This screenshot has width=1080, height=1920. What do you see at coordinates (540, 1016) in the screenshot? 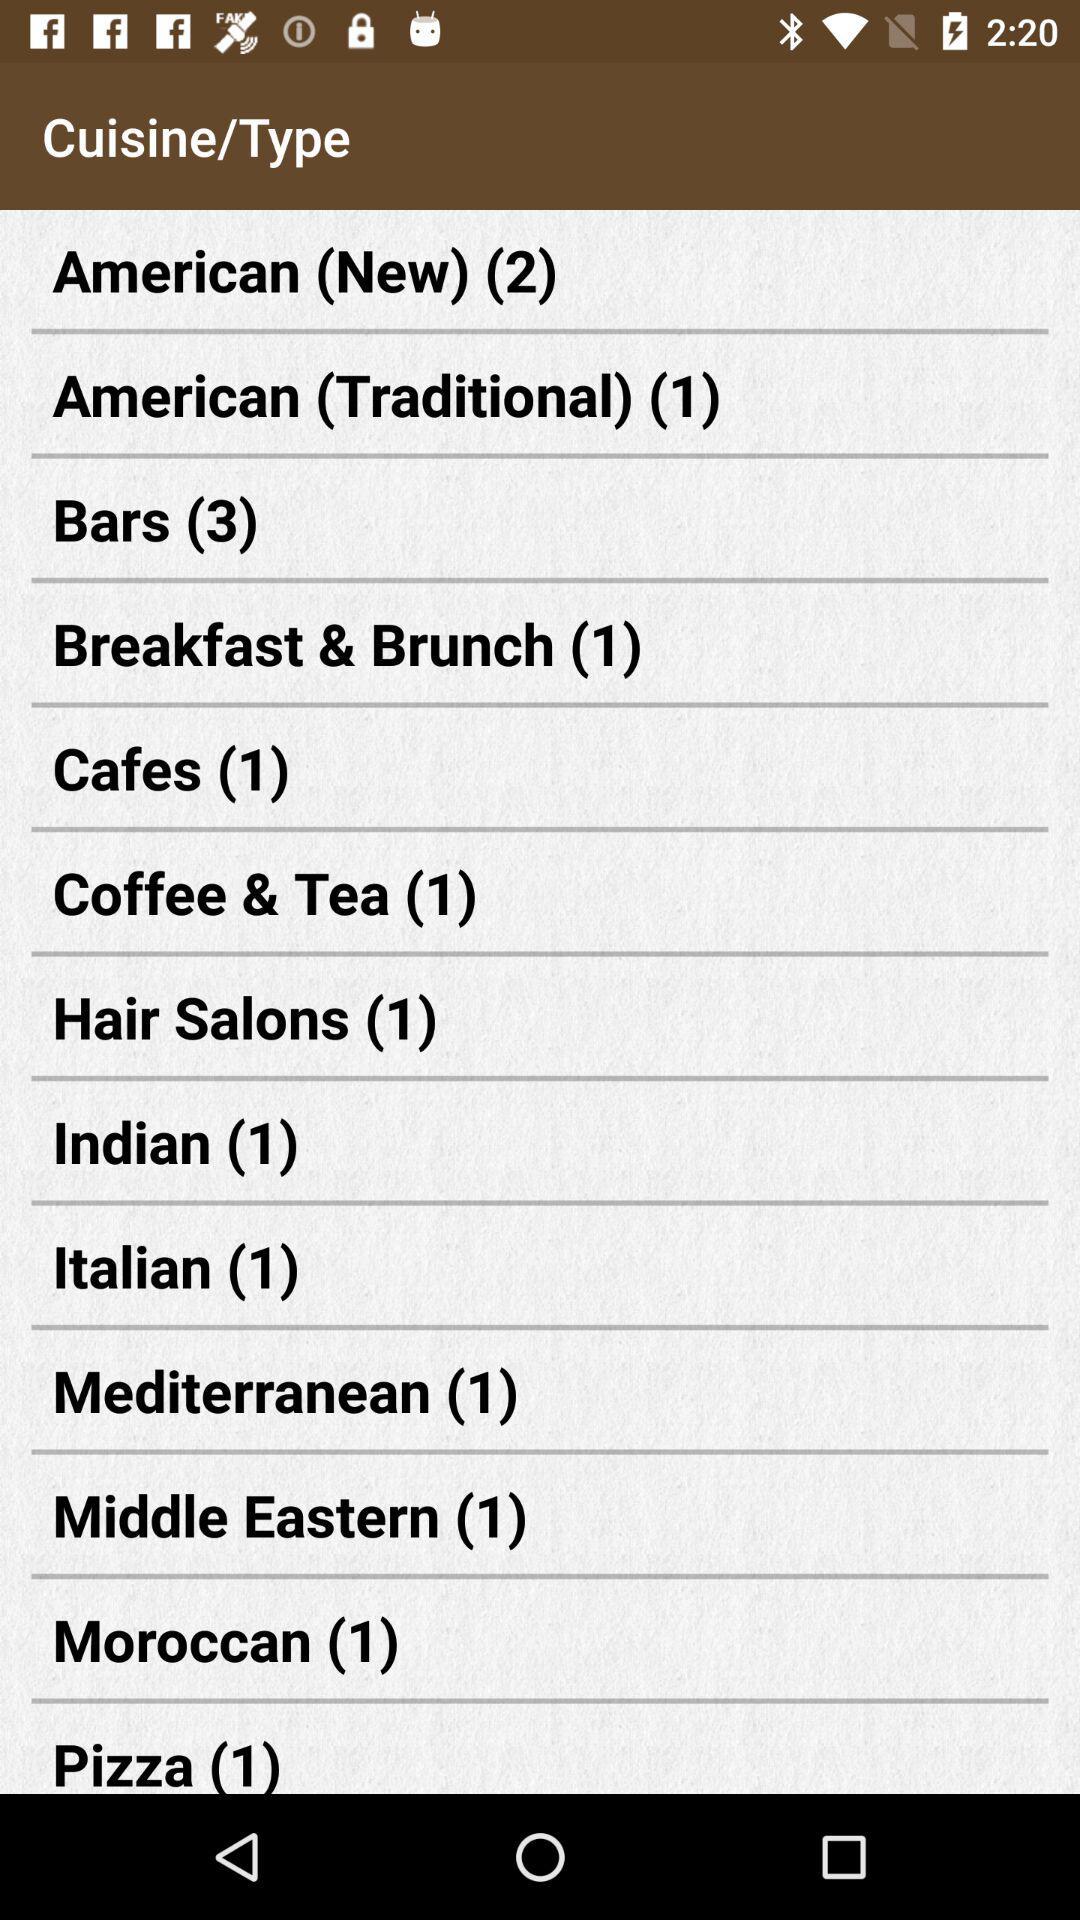
I see `icon above indian (1)` at bounding box center [540, 1016].